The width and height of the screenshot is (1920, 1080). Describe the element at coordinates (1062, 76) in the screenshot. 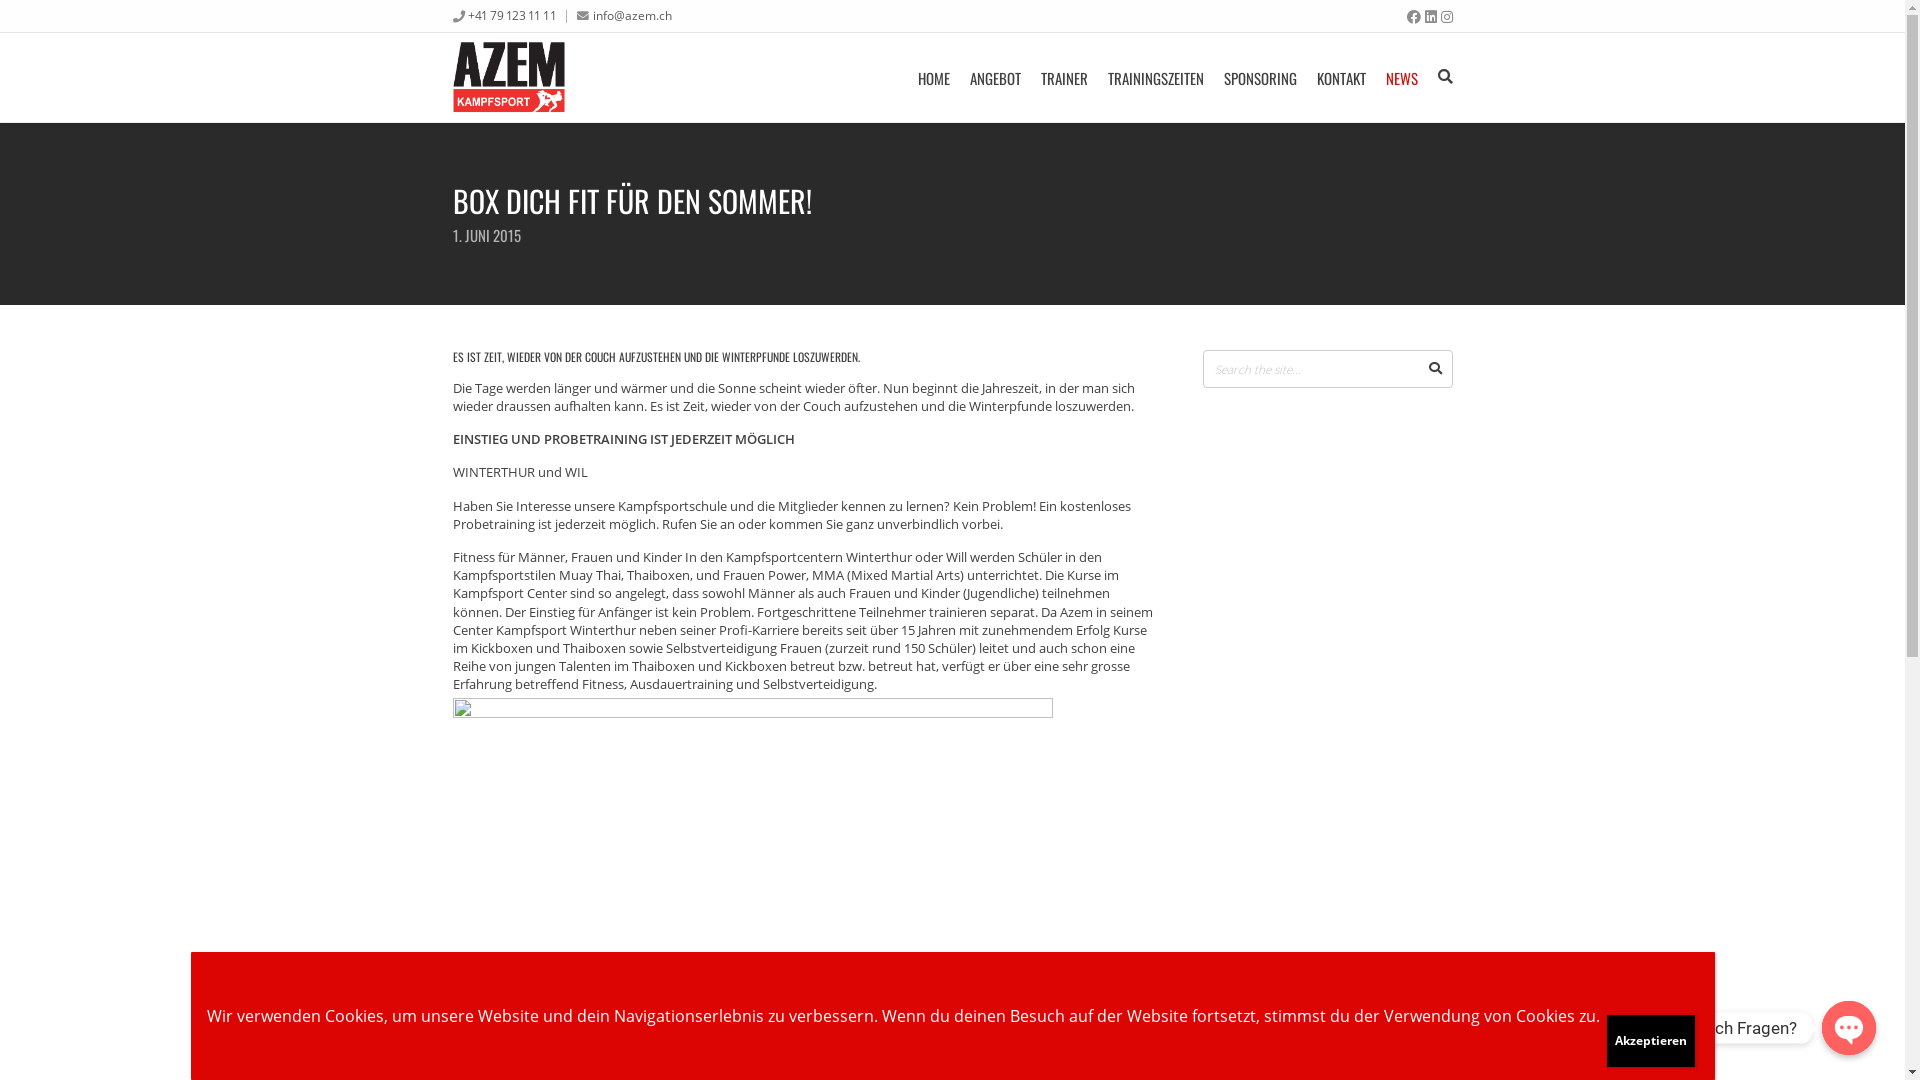

I see `'TRAINER'` at that location.